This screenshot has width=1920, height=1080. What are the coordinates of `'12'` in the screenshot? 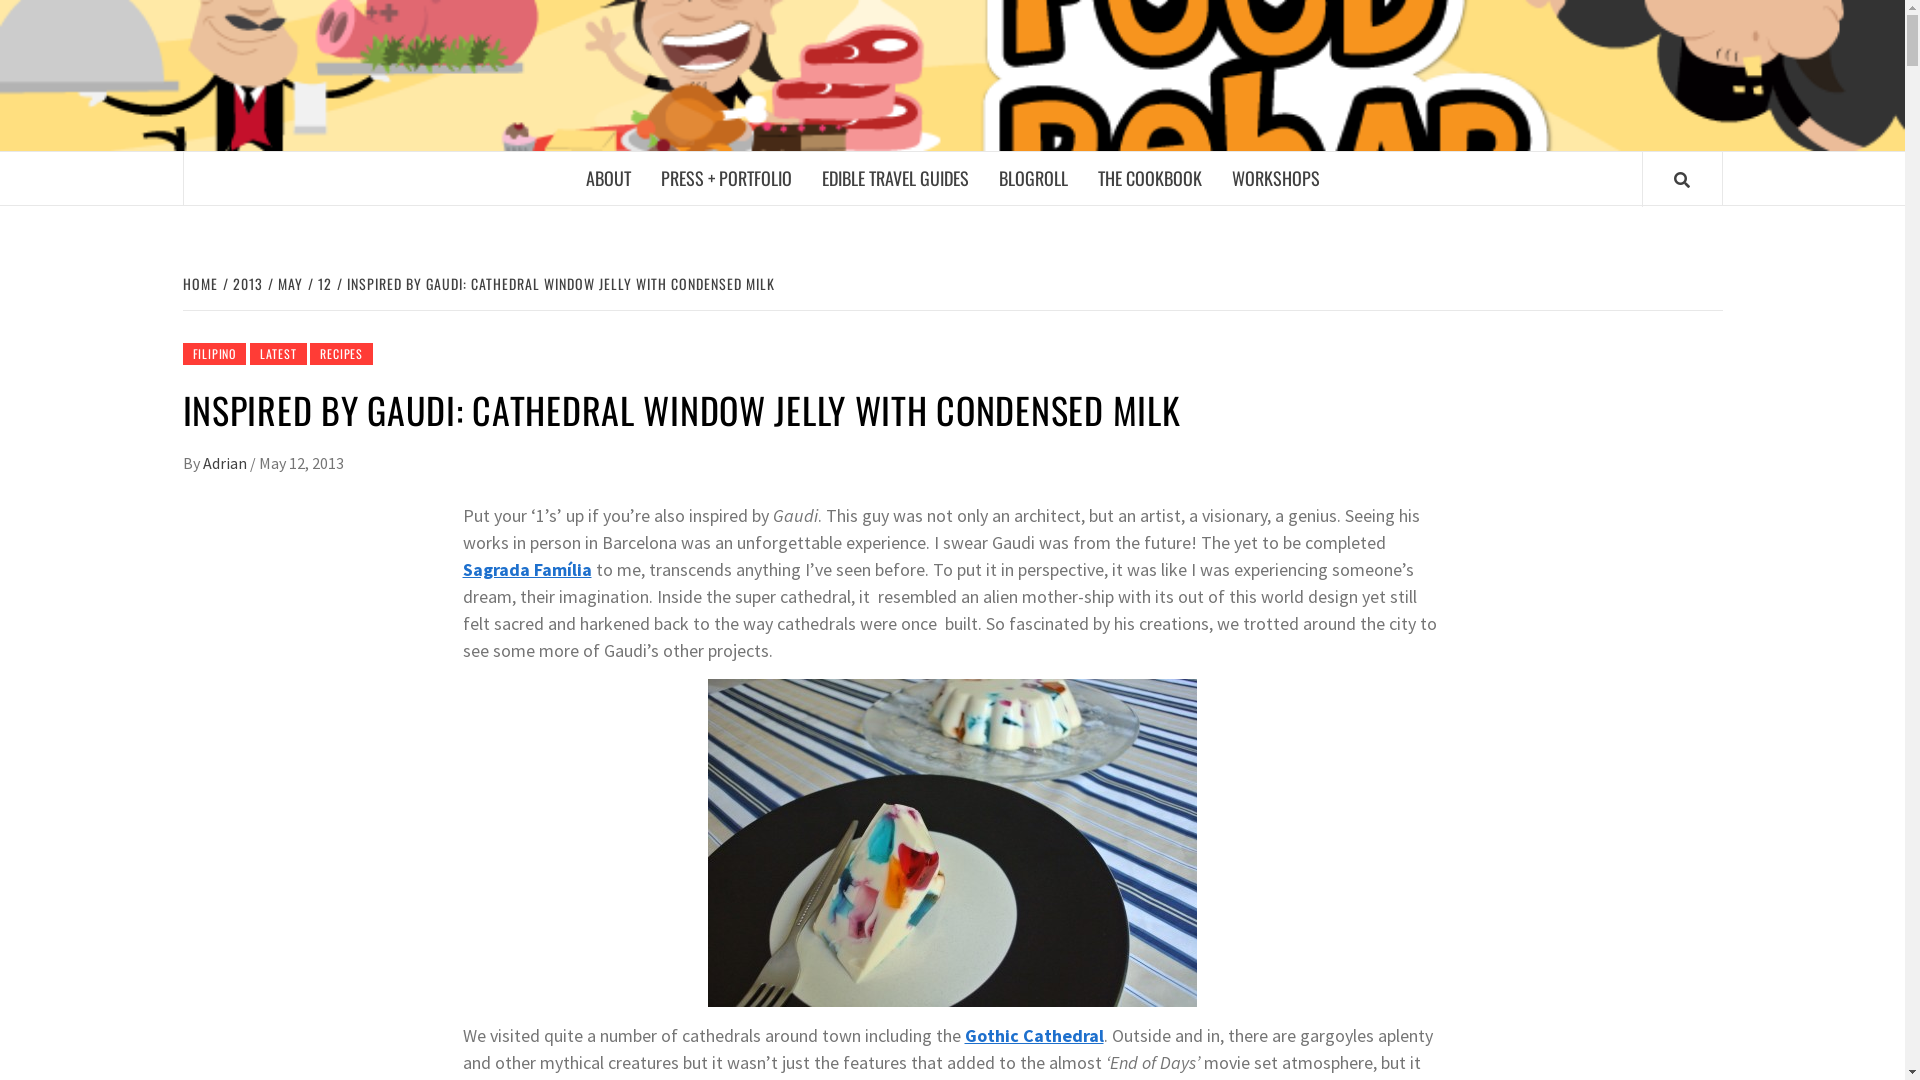 It's located at (322, 283).